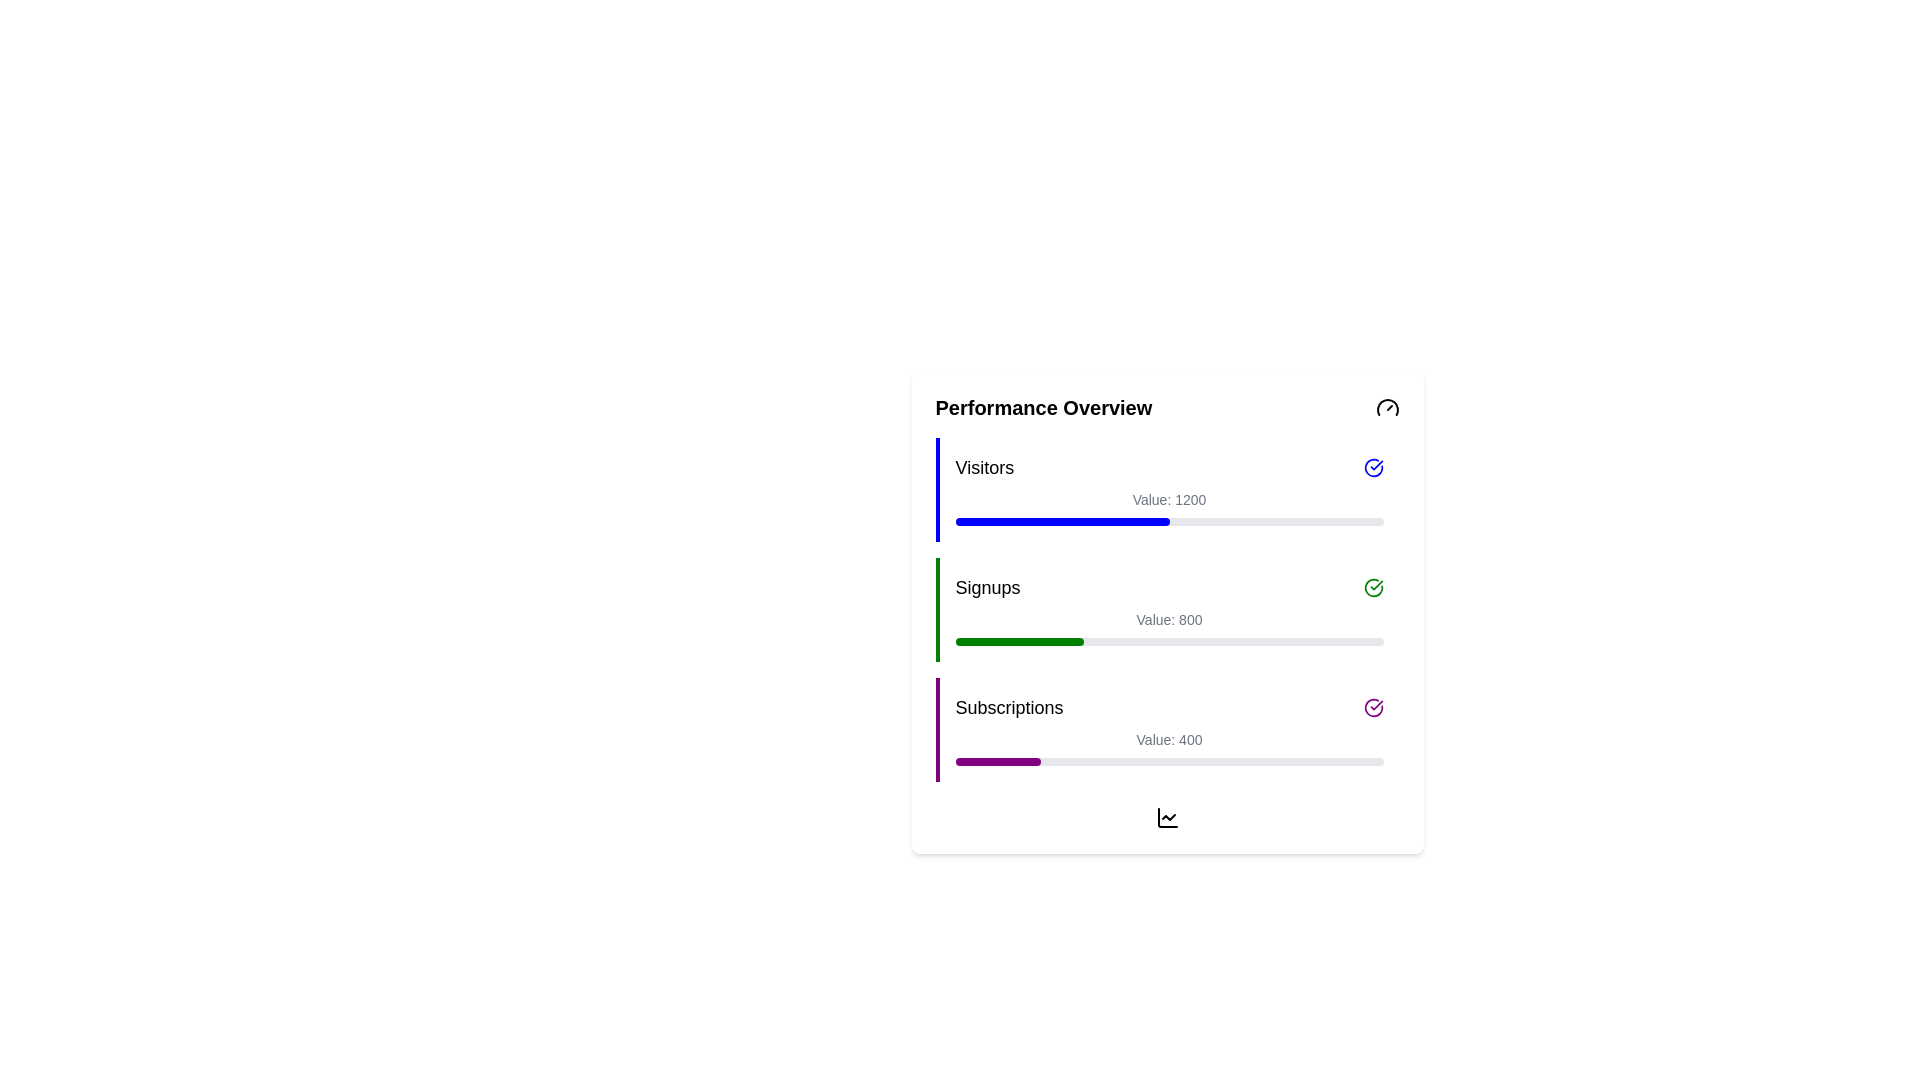 This screenshot has height=1080, width=1920. Describe the element at coordinates (984, 467) in the screenshot. I see `the text label displaying 'Visitors', which is a prominent section title aligned to the left` at that location.